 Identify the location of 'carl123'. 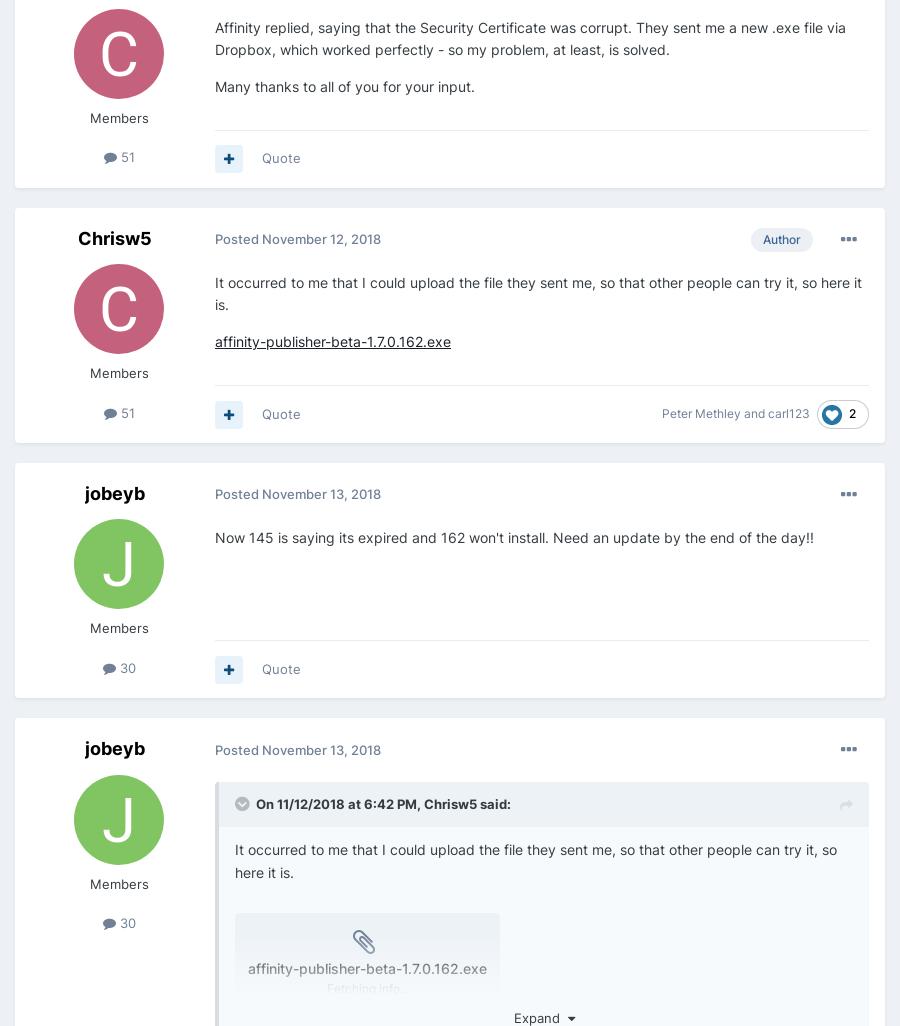
(766, 413).